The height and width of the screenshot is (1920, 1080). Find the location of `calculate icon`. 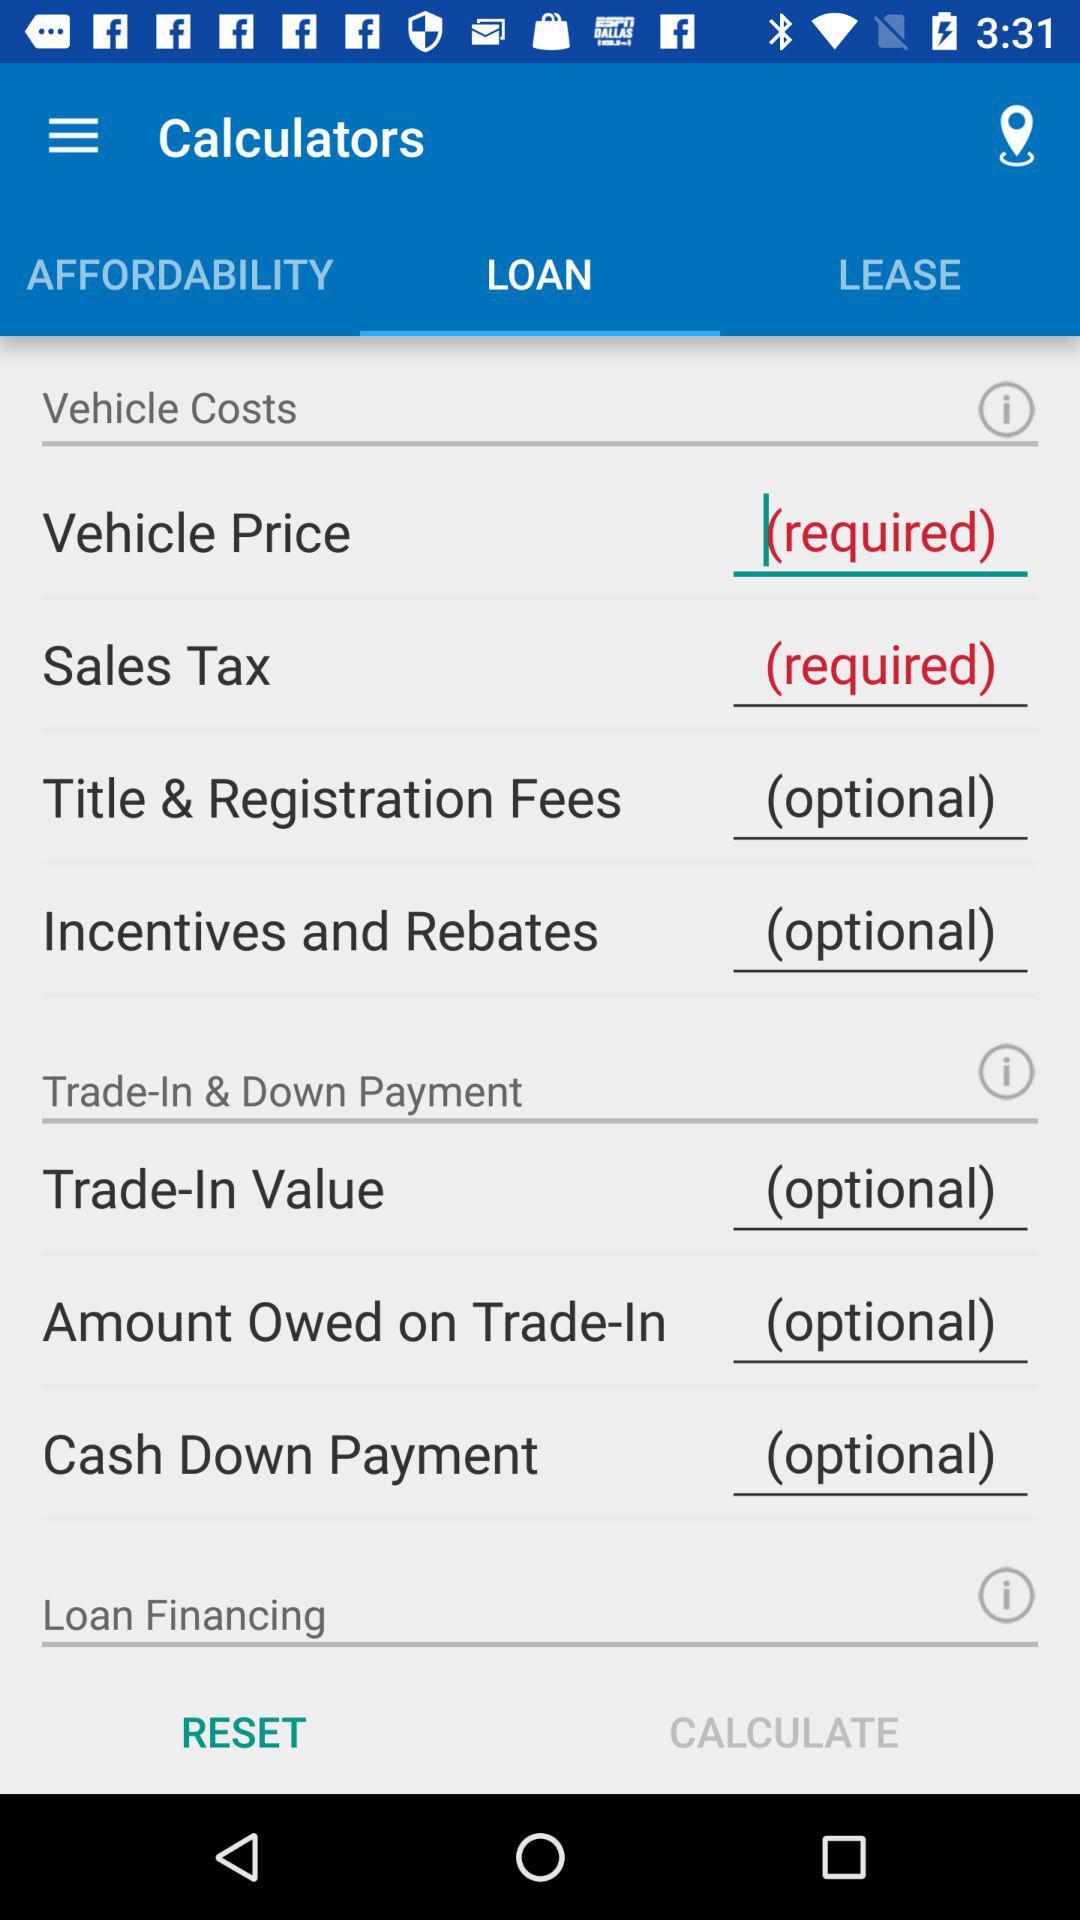

calculate icon is located at coordinates (782, 1730).